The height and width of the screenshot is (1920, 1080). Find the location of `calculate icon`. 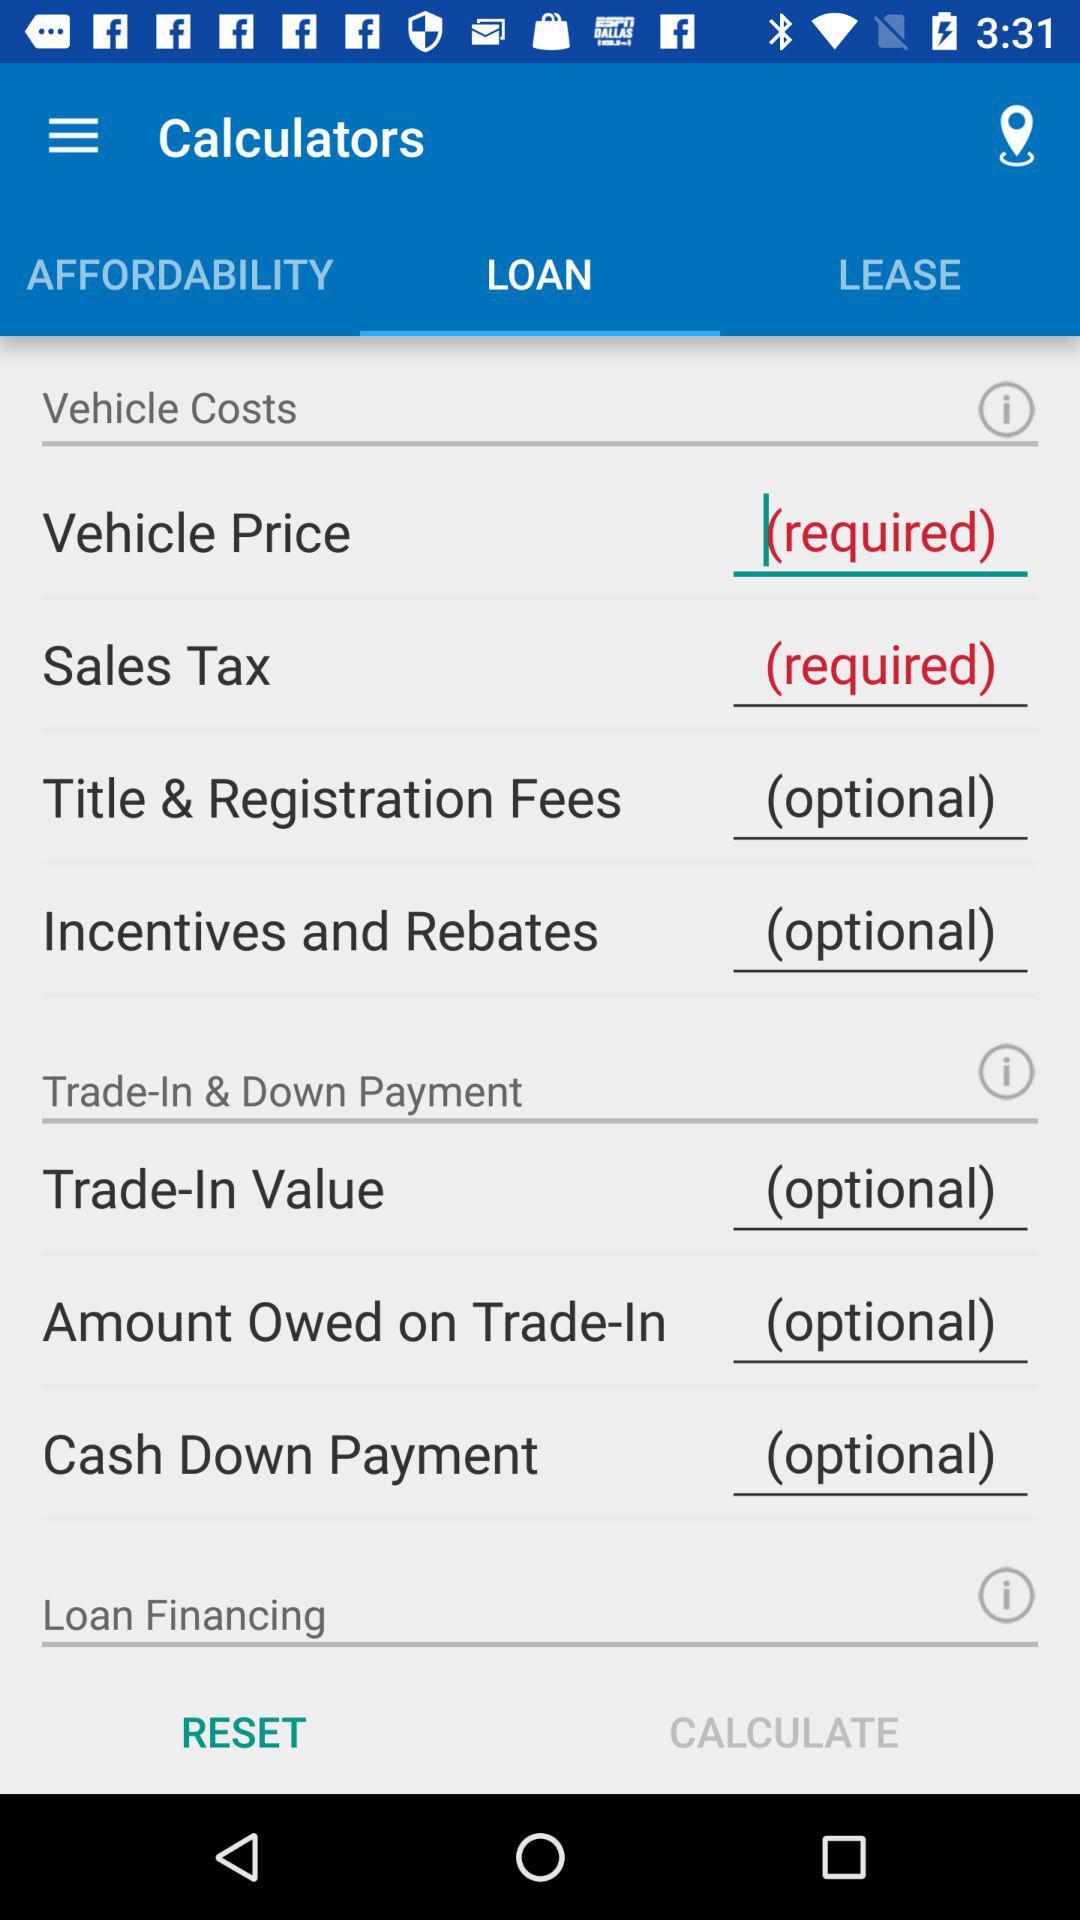

calculate icon is located at coordinates (782, 1730).